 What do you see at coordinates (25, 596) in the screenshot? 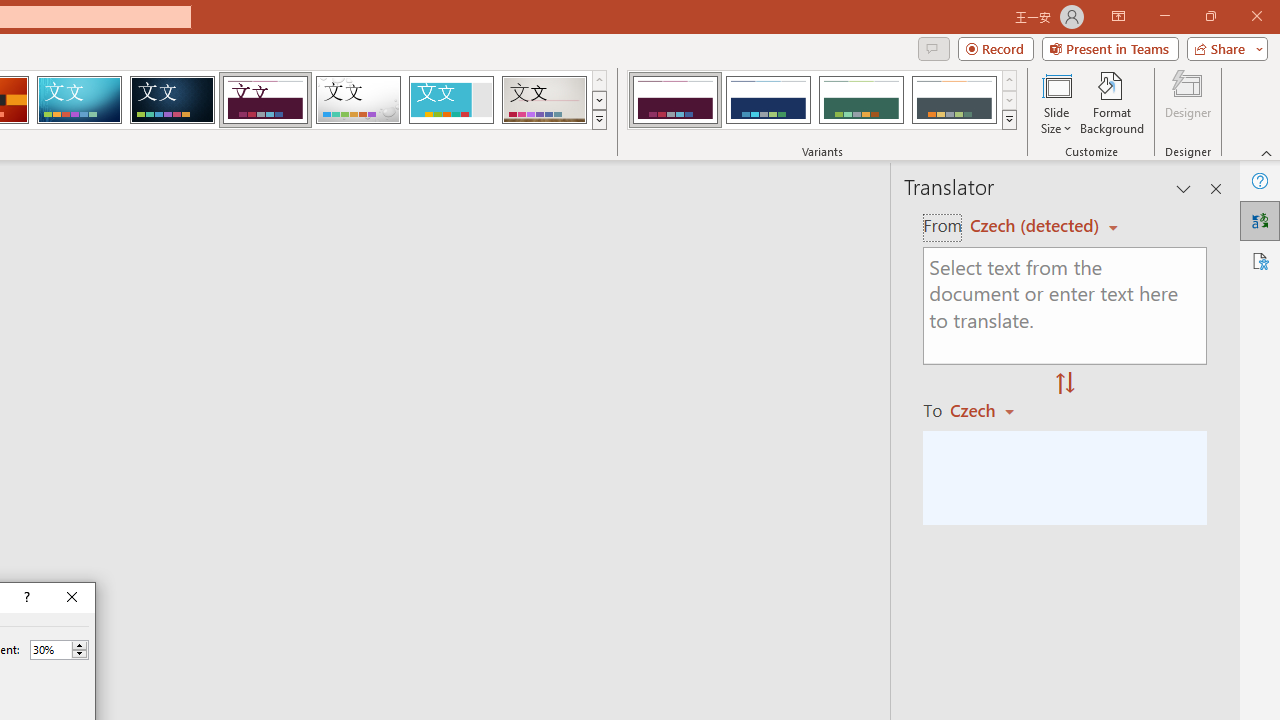
I see `'Context help'` at bounding box center [25, 596].